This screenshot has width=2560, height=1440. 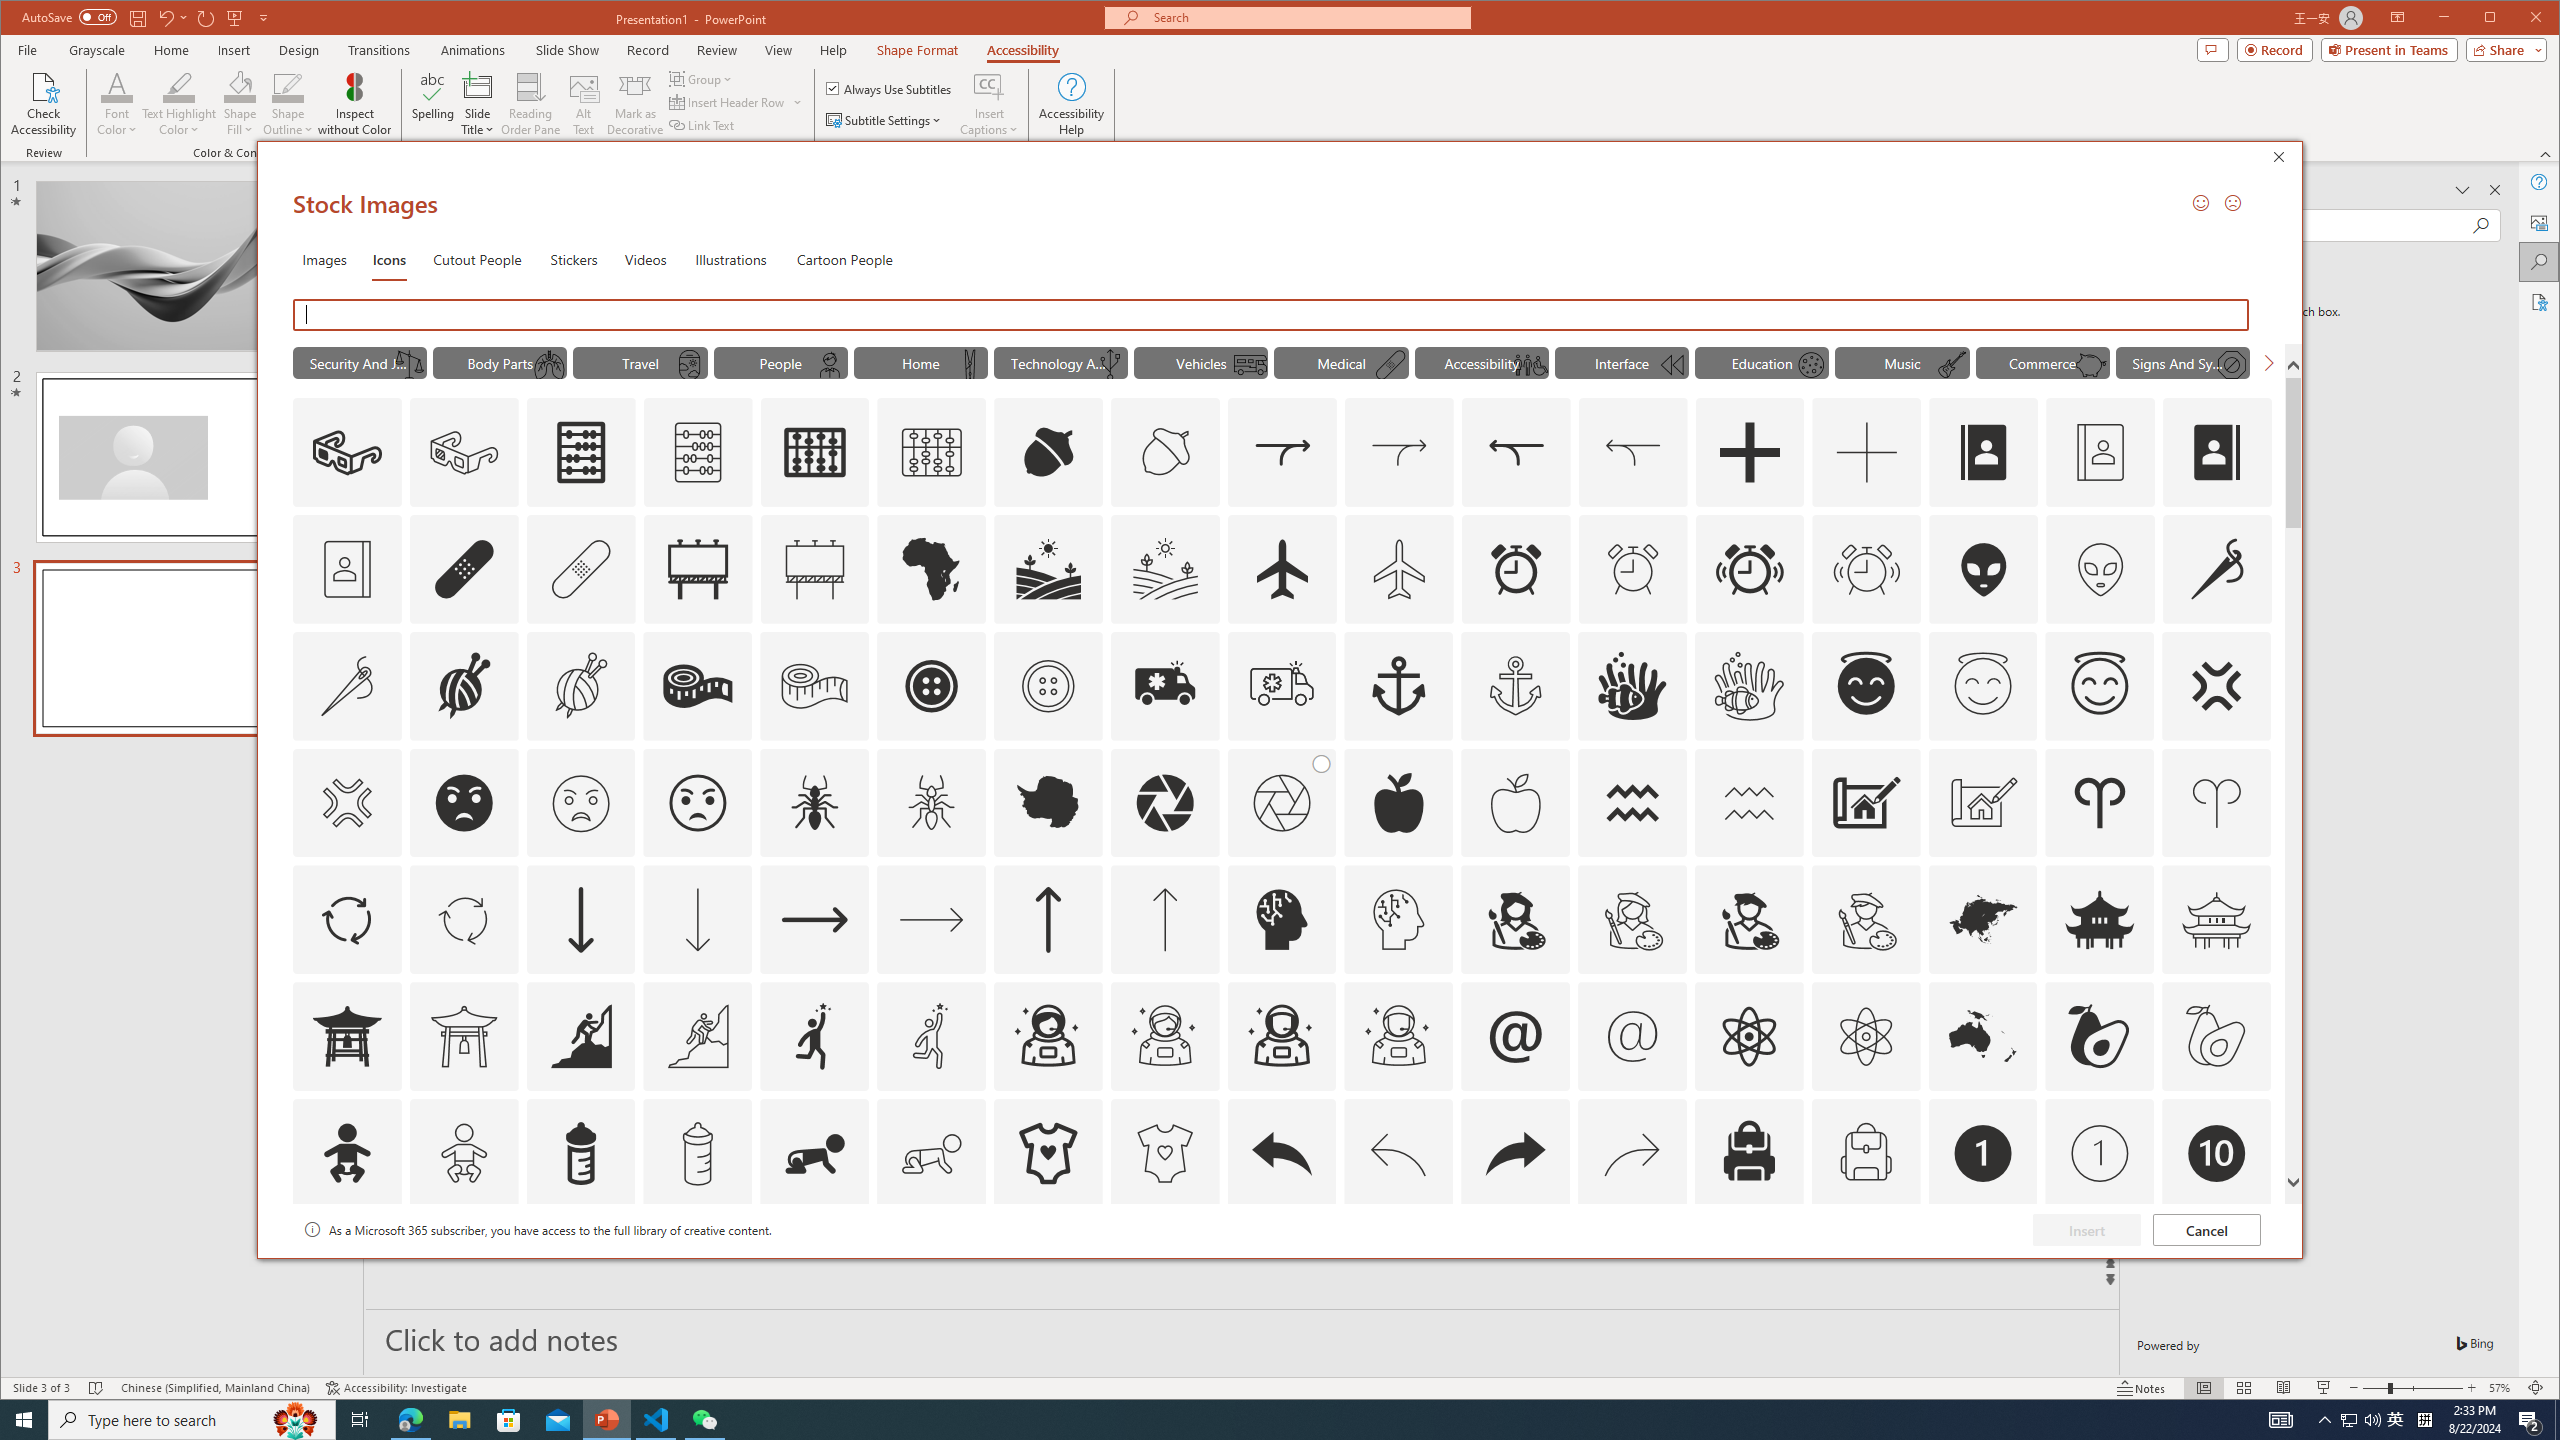 What do you see at coordinates (814, 451) in the screenshot?
I see `'AutomationID: Icons_Abacus1'` at bounding box center [814, 451].